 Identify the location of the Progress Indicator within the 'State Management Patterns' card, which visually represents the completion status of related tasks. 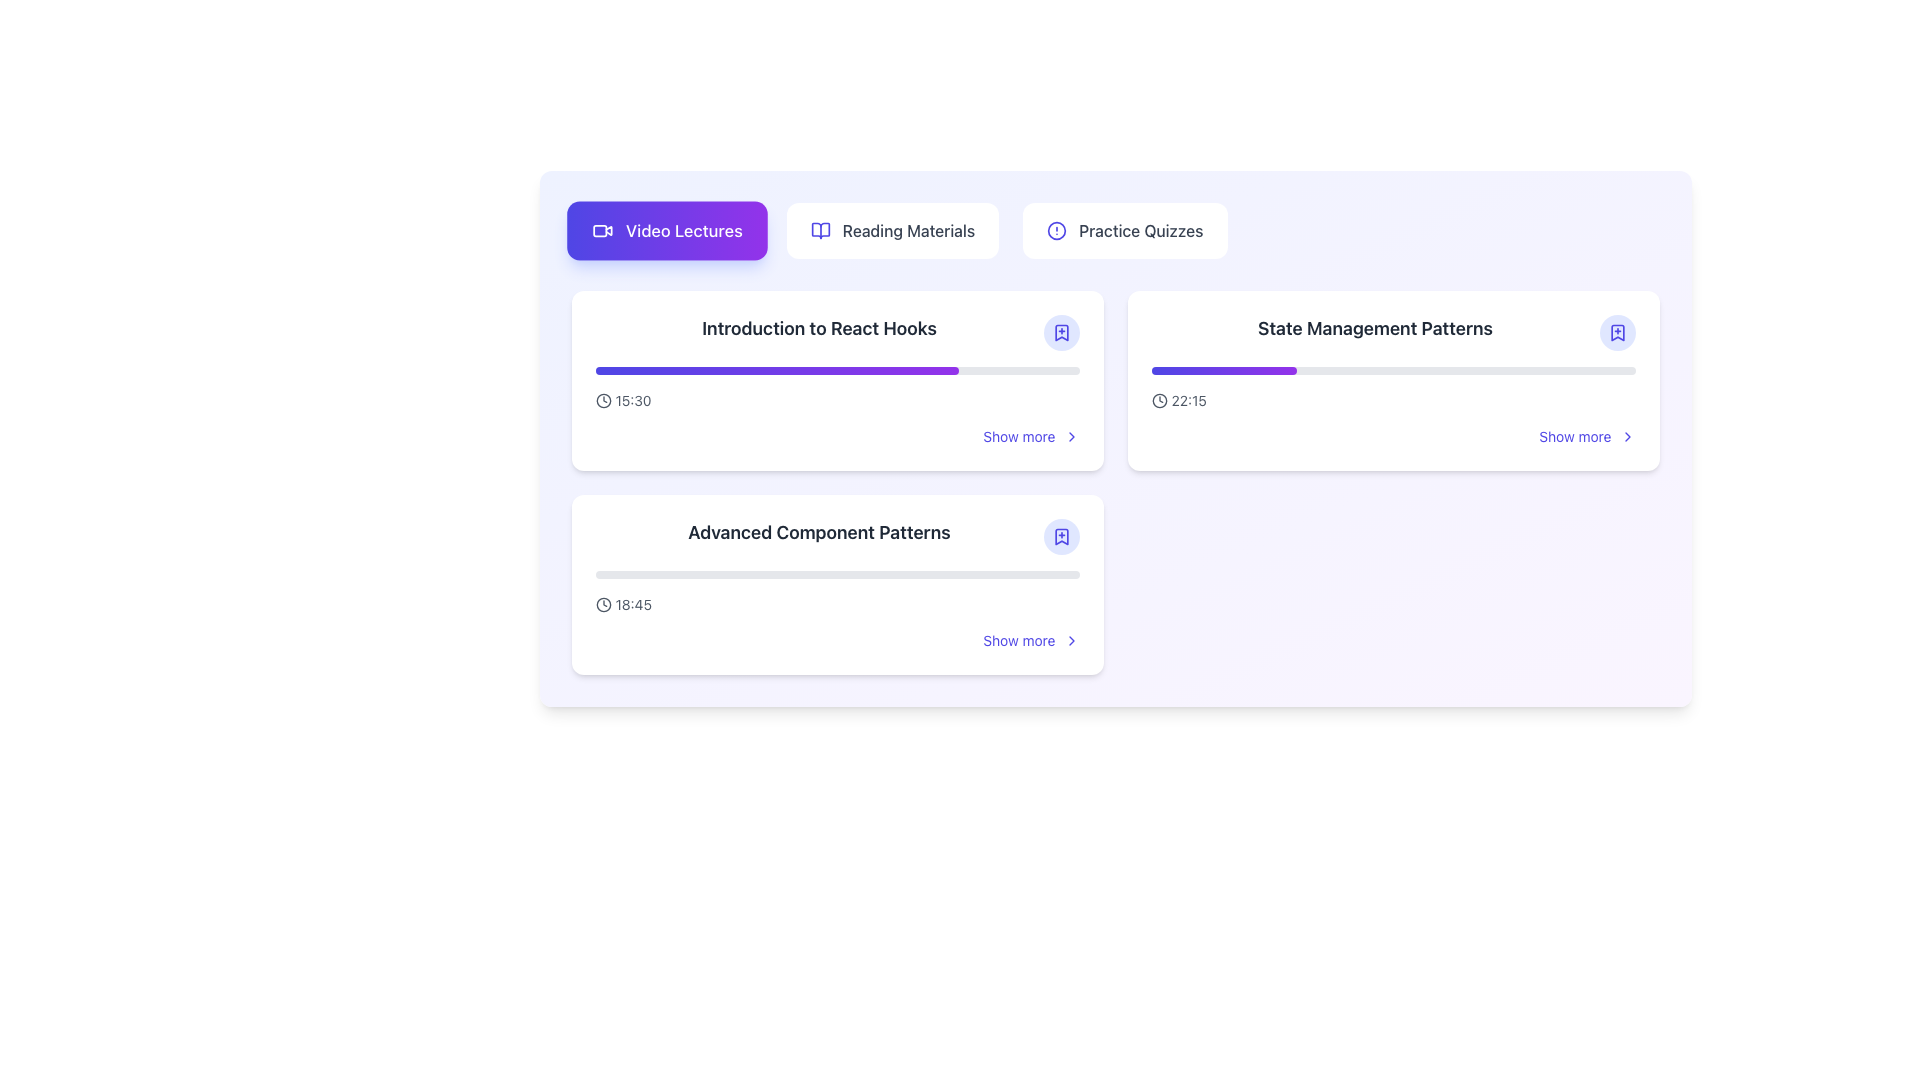
(1223, 370).